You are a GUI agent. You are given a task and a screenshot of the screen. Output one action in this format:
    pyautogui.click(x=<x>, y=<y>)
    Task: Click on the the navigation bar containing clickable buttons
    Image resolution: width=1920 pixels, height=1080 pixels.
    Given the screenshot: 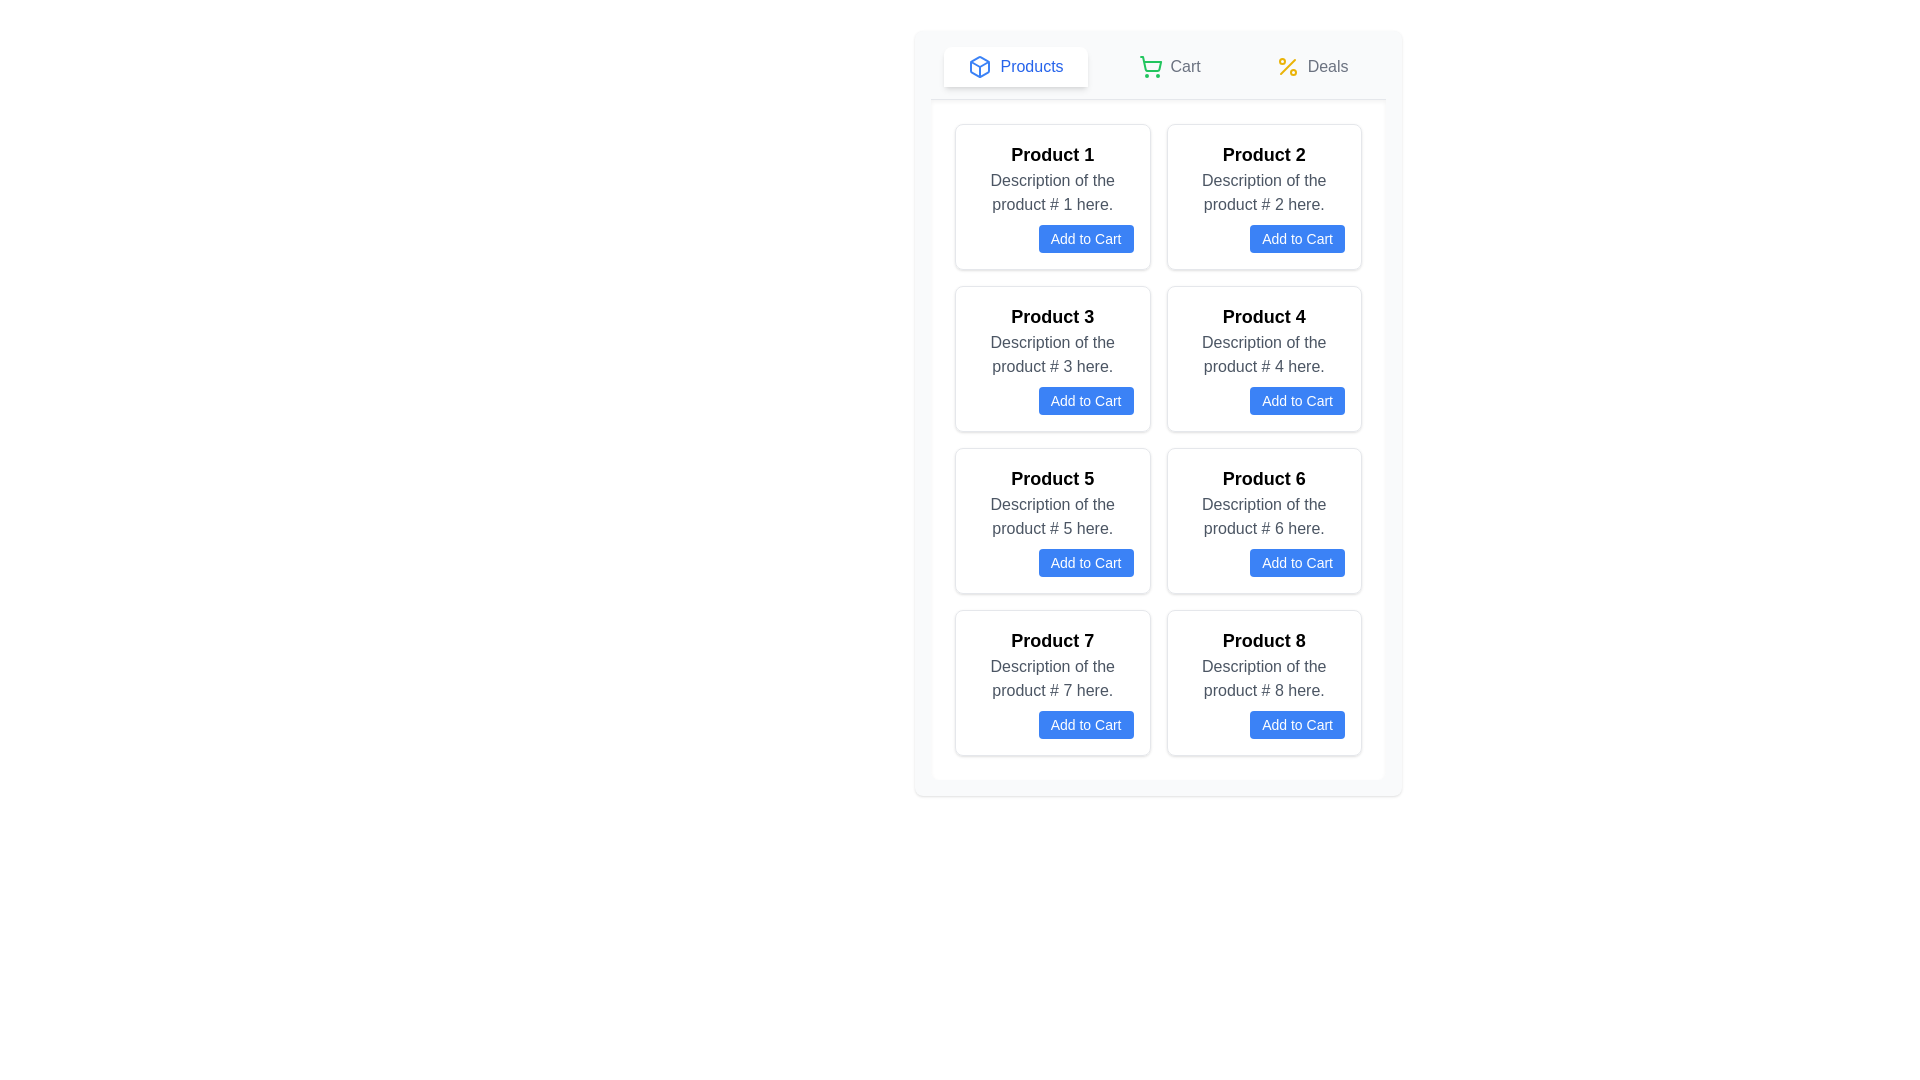 What is the action you would take?
    pyautogui.click(x=1158, y=72)
    